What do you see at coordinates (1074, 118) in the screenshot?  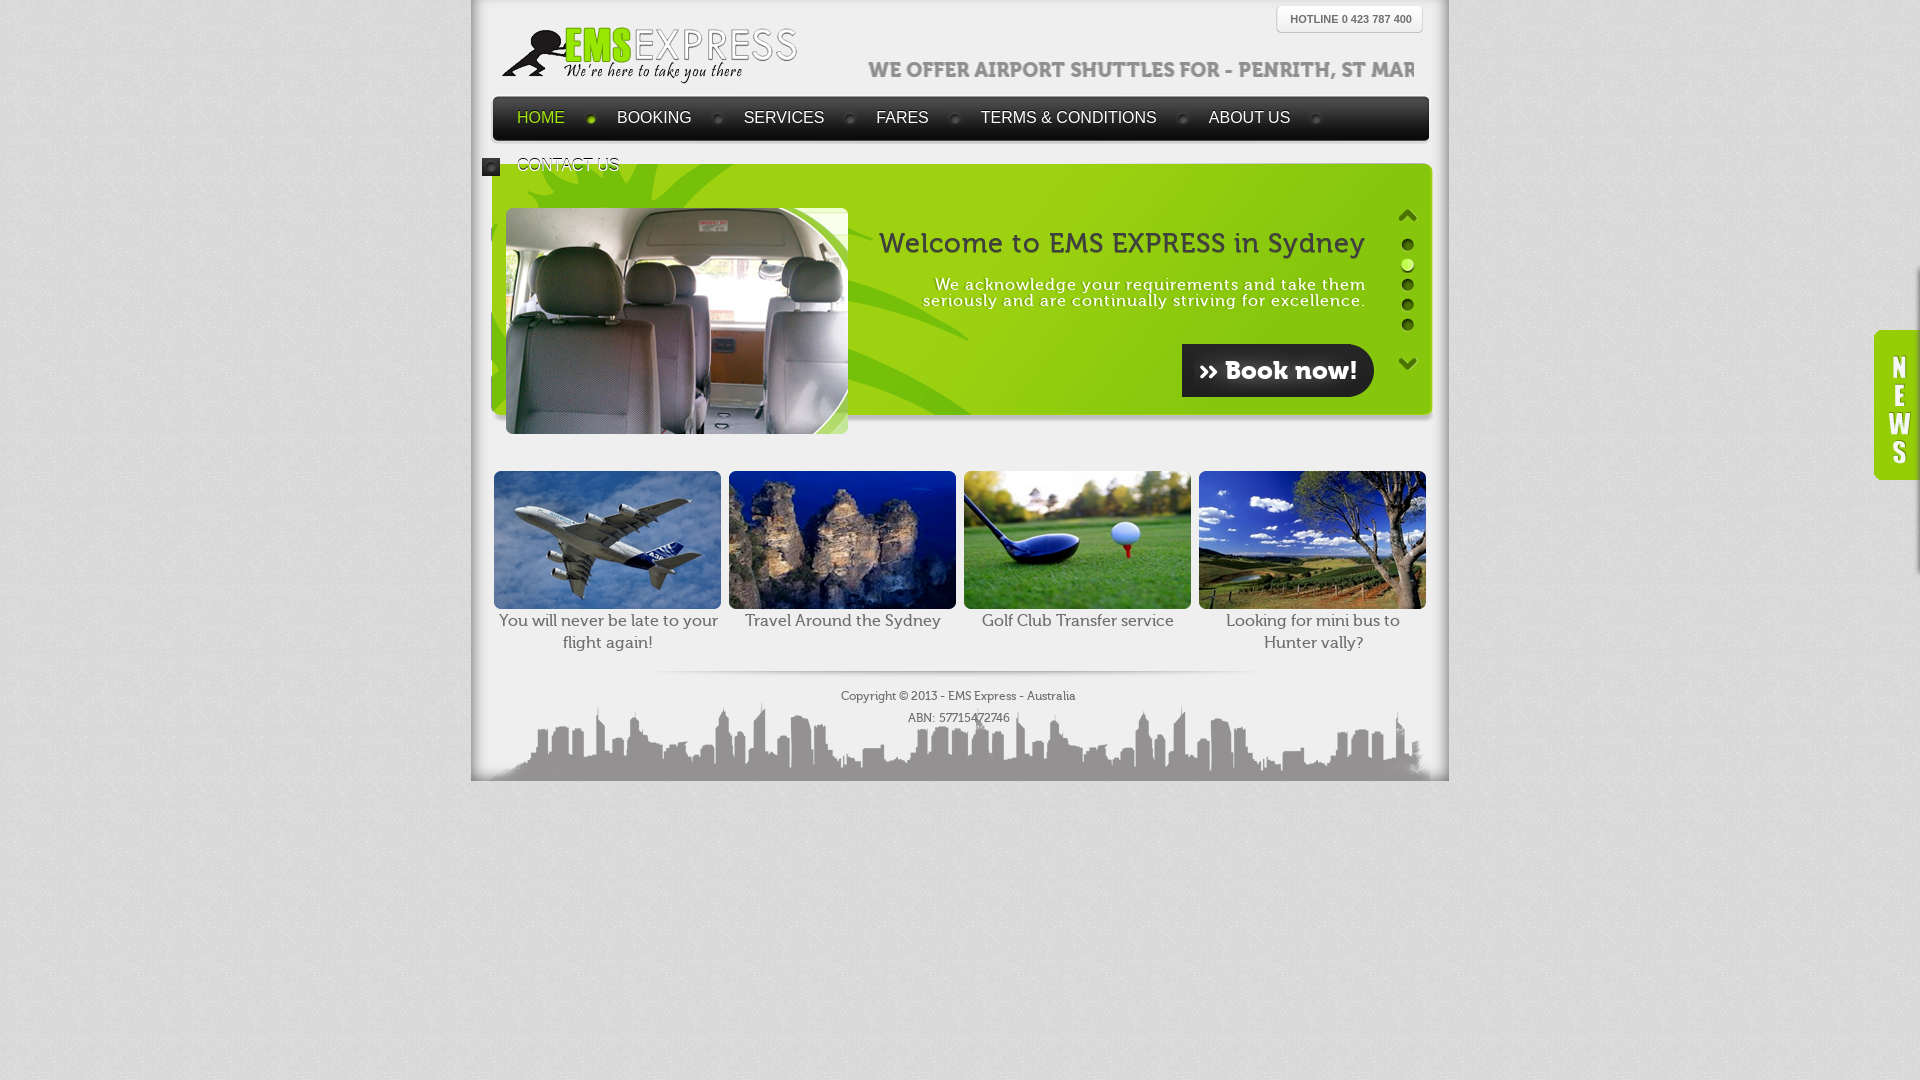 I see `'TERMS & CONDITIONS'` at bounding box center [1074, 118].